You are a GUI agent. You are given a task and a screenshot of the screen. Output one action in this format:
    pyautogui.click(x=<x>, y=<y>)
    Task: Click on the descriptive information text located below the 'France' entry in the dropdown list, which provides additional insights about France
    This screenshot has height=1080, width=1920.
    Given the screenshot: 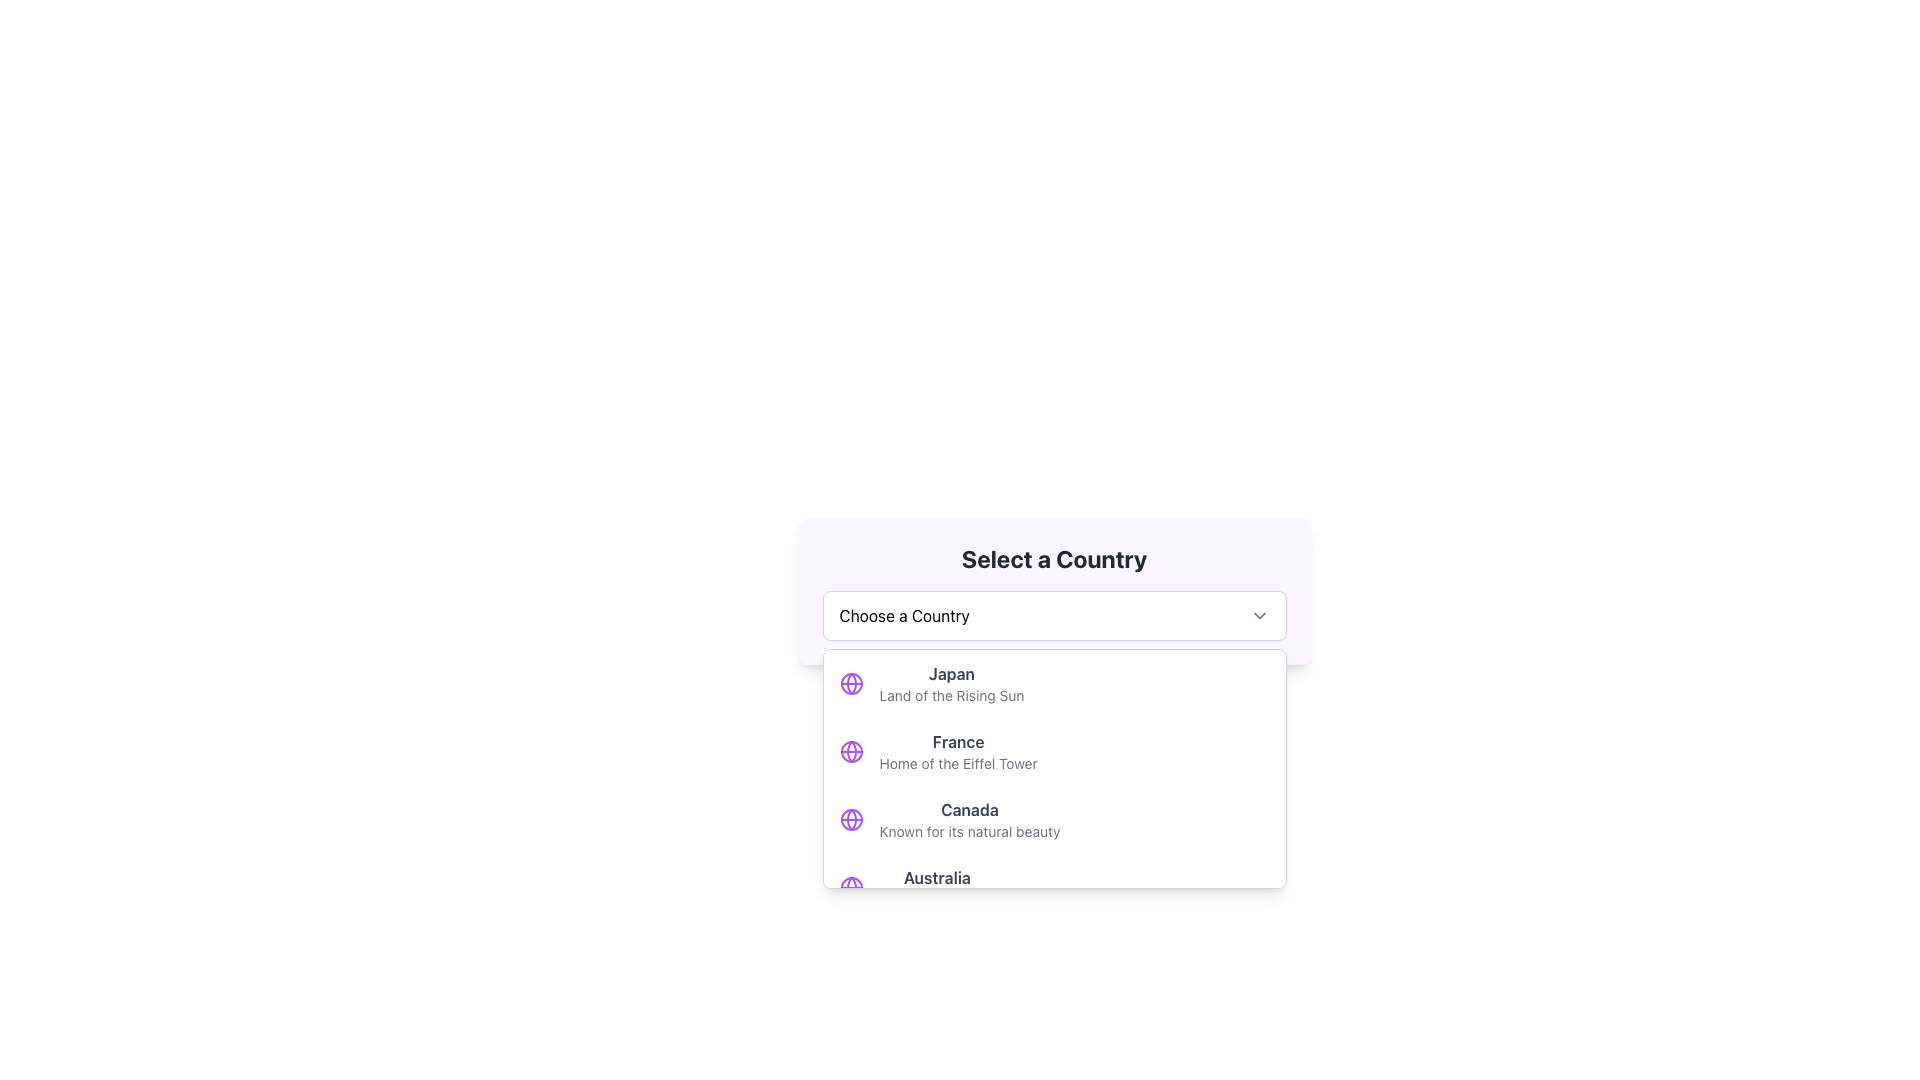 What is the action you would take?
    pyautogui.click(x=957, y=763)
    